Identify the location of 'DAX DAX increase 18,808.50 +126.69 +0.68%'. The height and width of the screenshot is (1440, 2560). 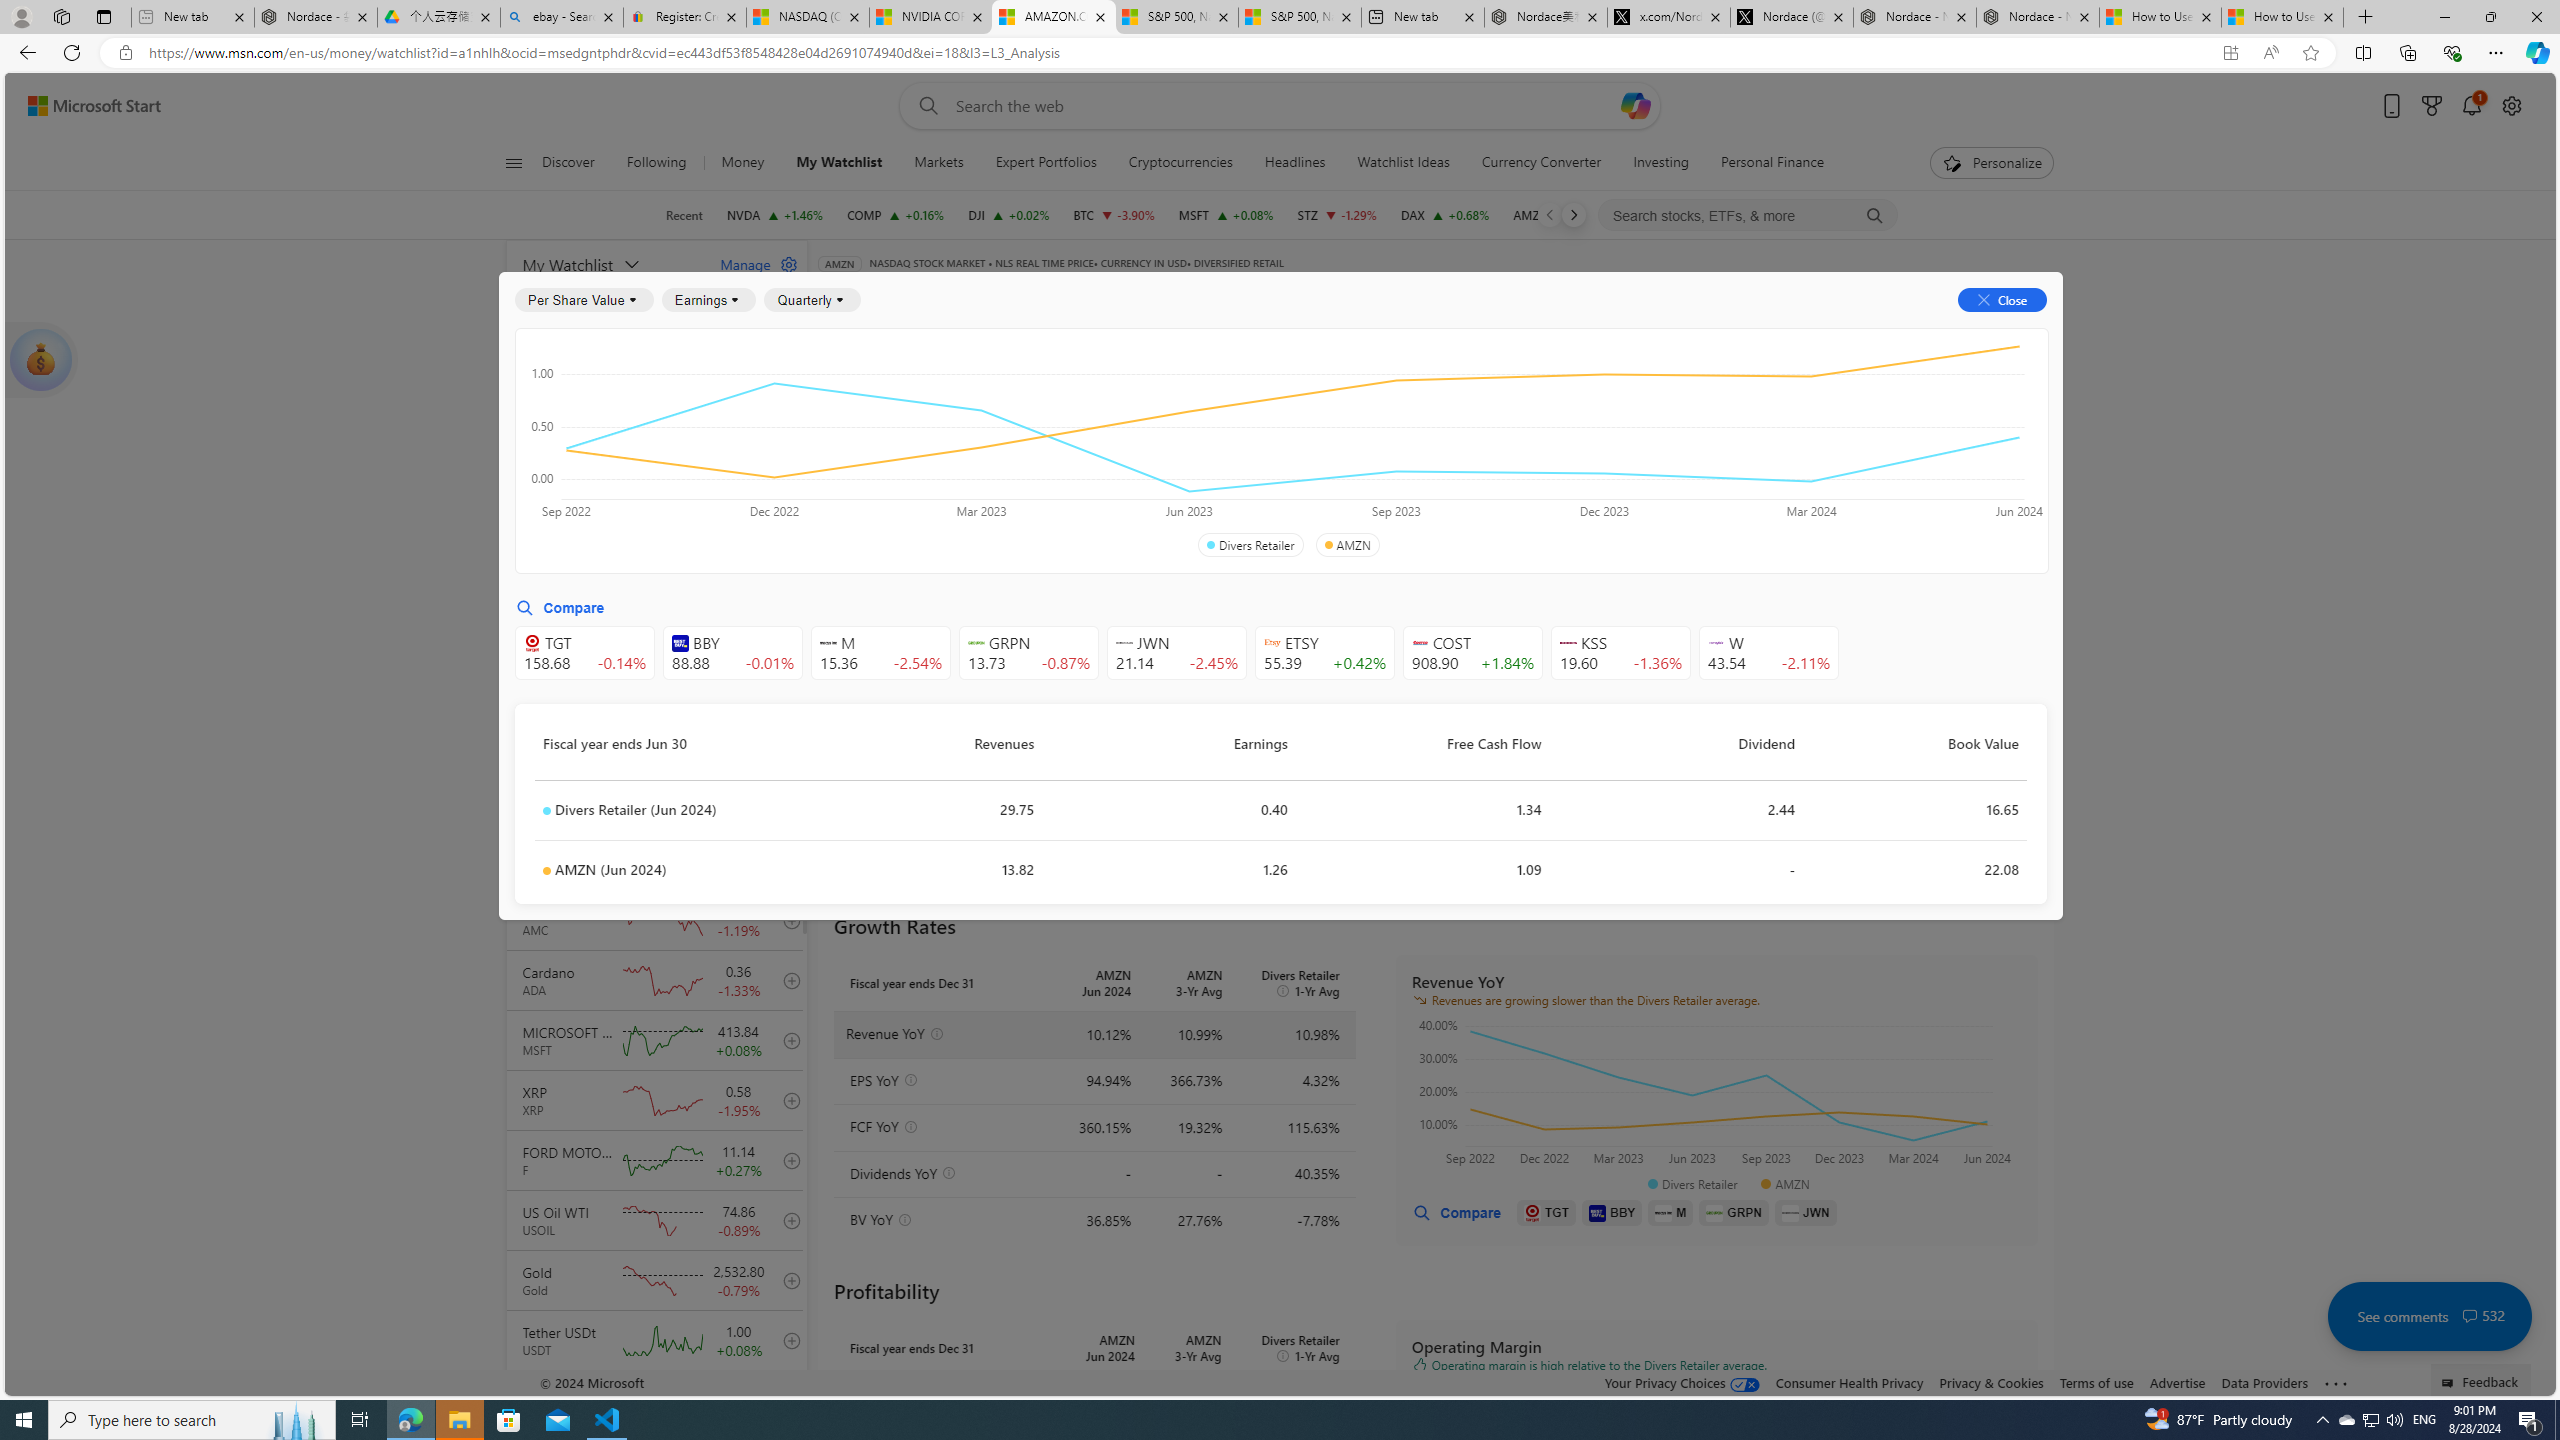
(1444, 214).